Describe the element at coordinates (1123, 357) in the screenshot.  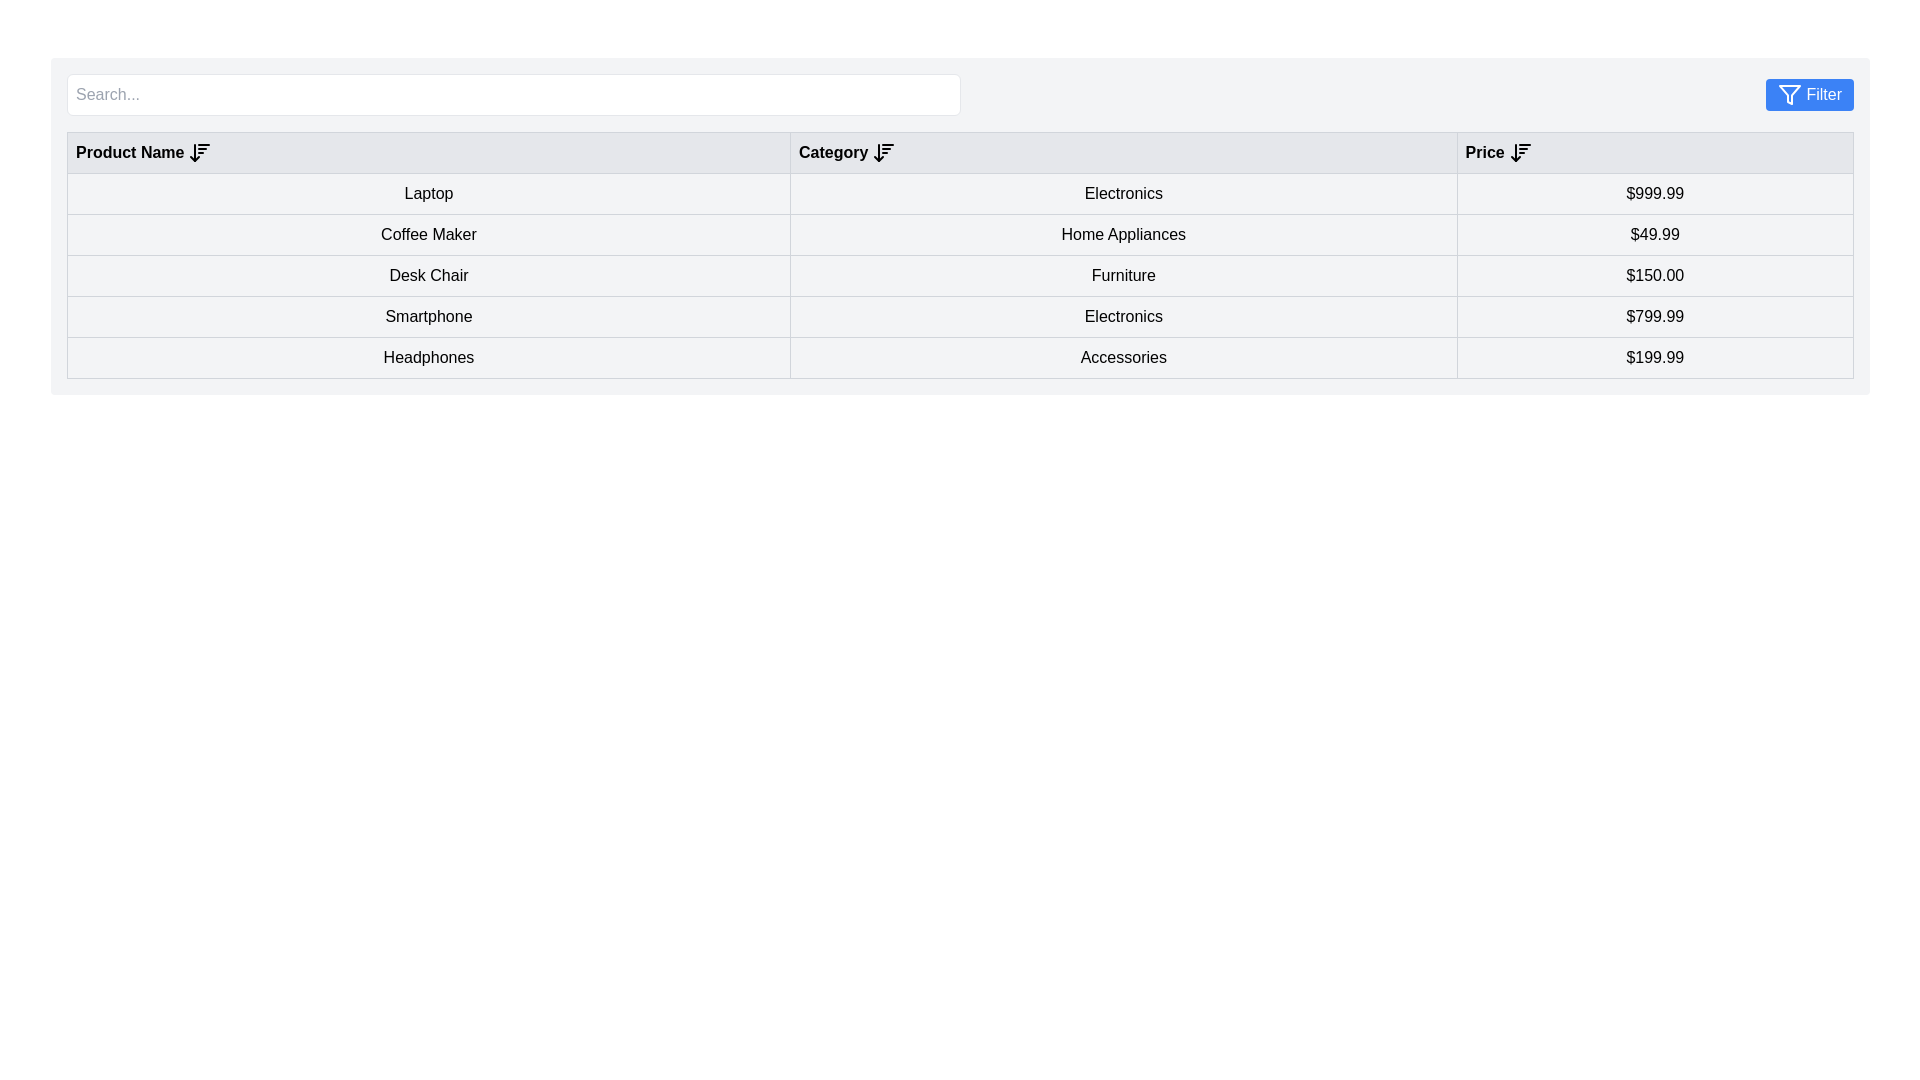
I see `the text box labeled 'Accessories' which is styled with a gray border and centrally aligned text, located in the fifth row of the table under the 'Category' column` at that location.